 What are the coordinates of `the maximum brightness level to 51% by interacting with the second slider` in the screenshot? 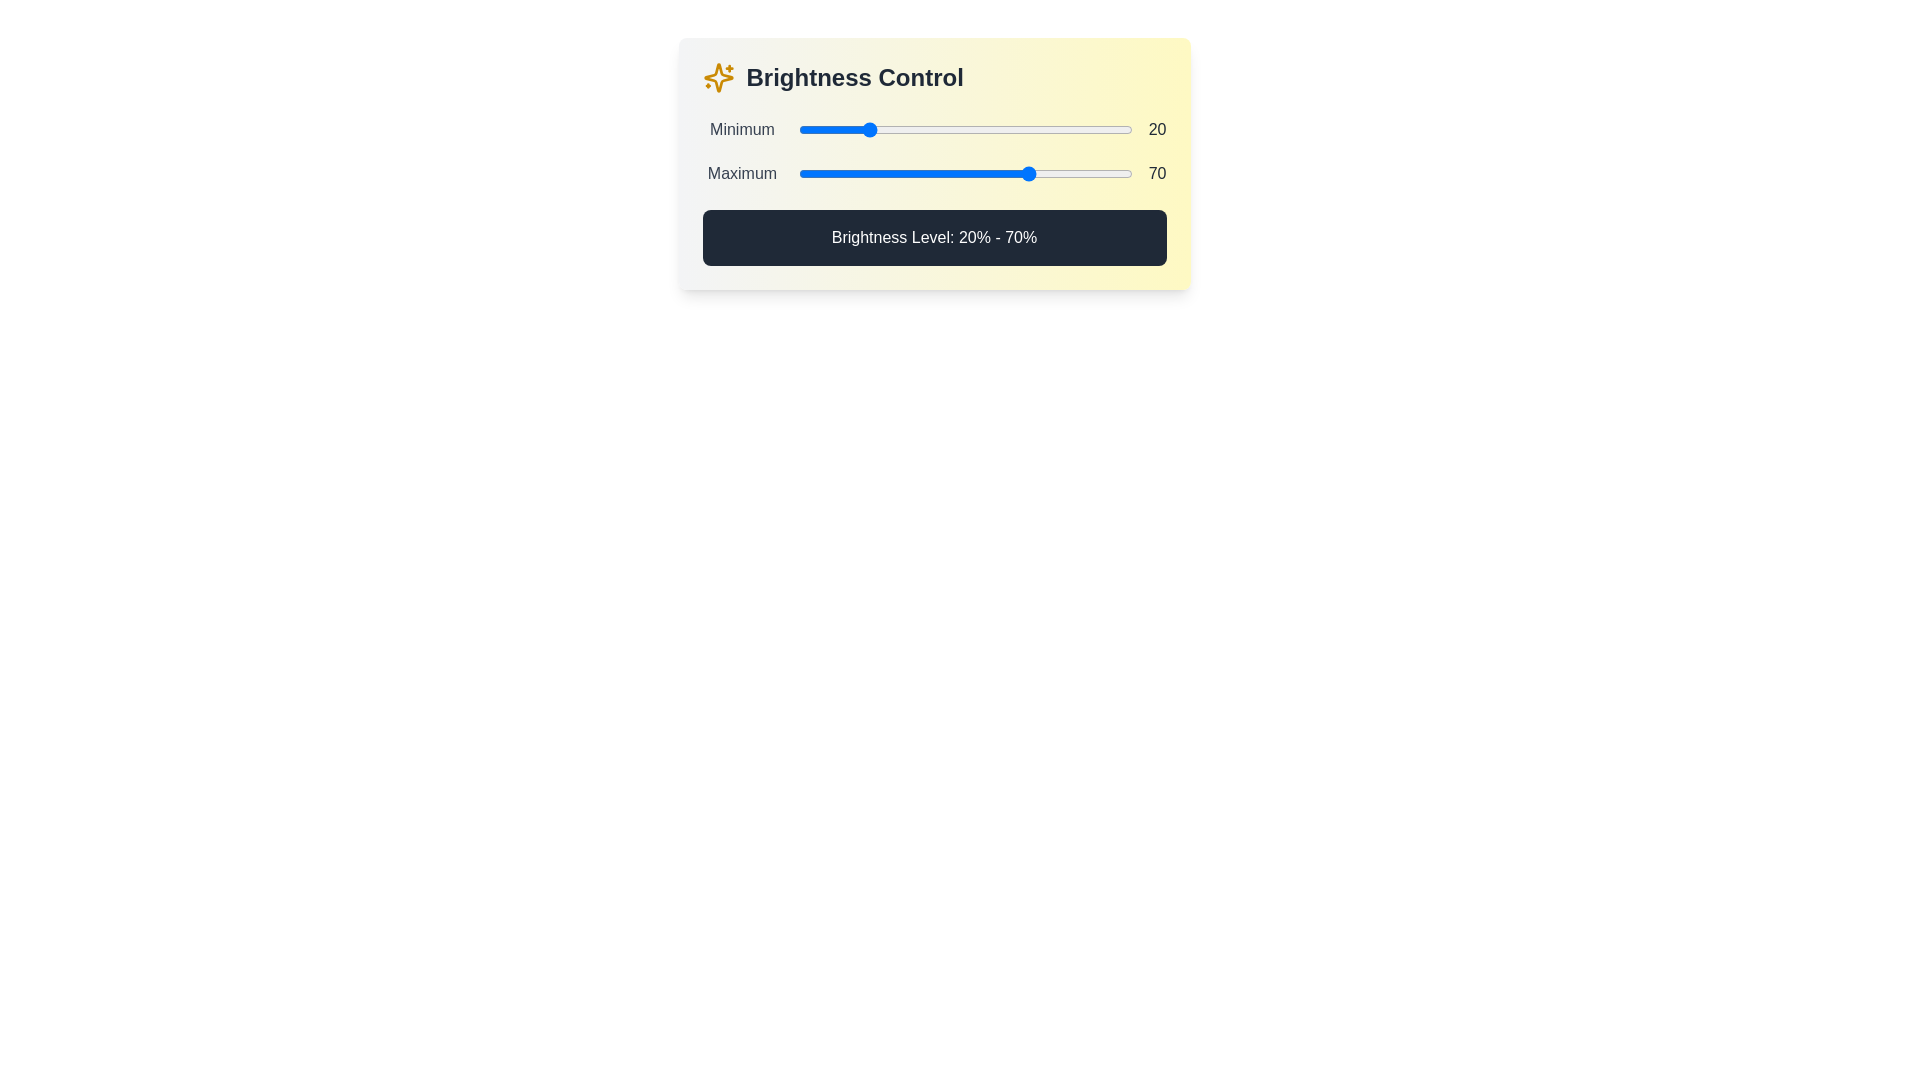 It's located at (969, 172).